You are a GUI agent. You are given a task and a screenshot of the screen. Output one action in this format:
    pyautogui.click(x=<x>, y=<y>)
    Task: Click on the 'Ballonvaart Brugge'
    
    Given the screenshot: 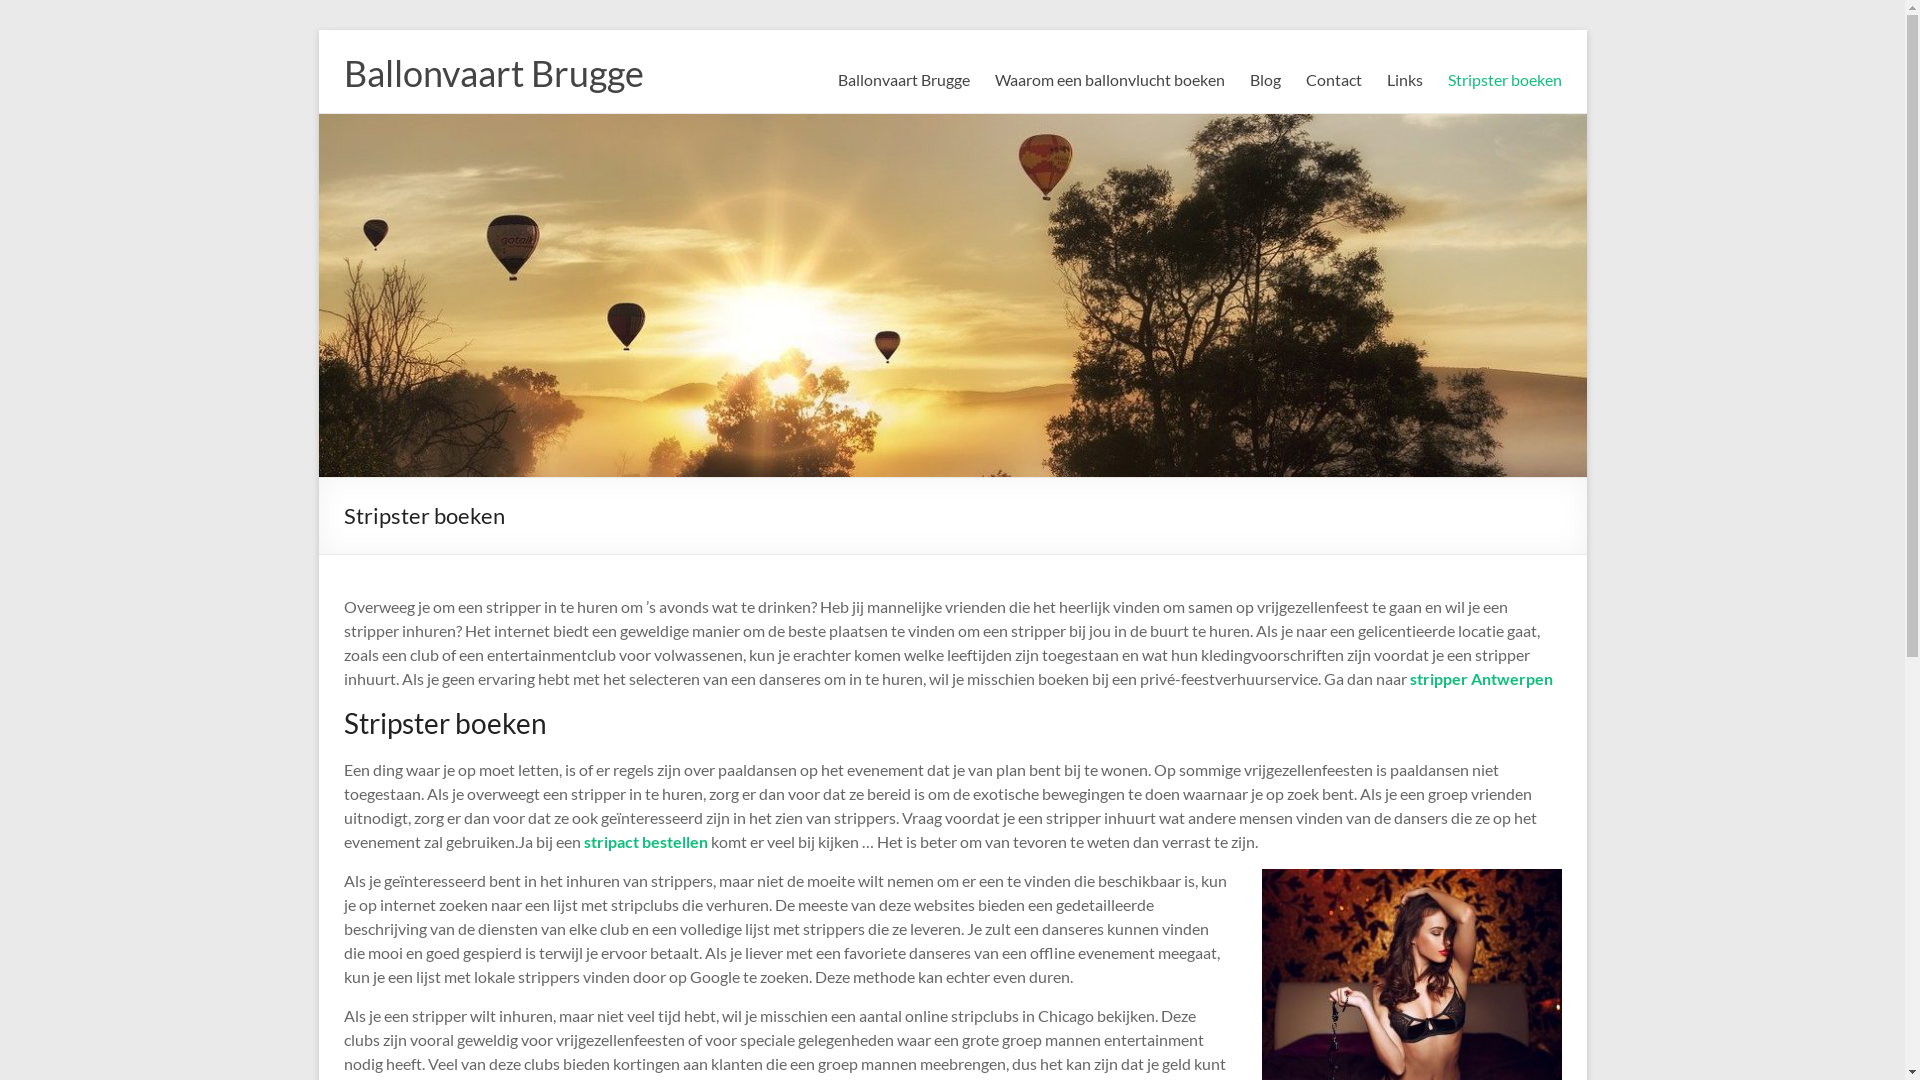 What is the action you would take?
    pyautogui.click(x=344, y=72)
    